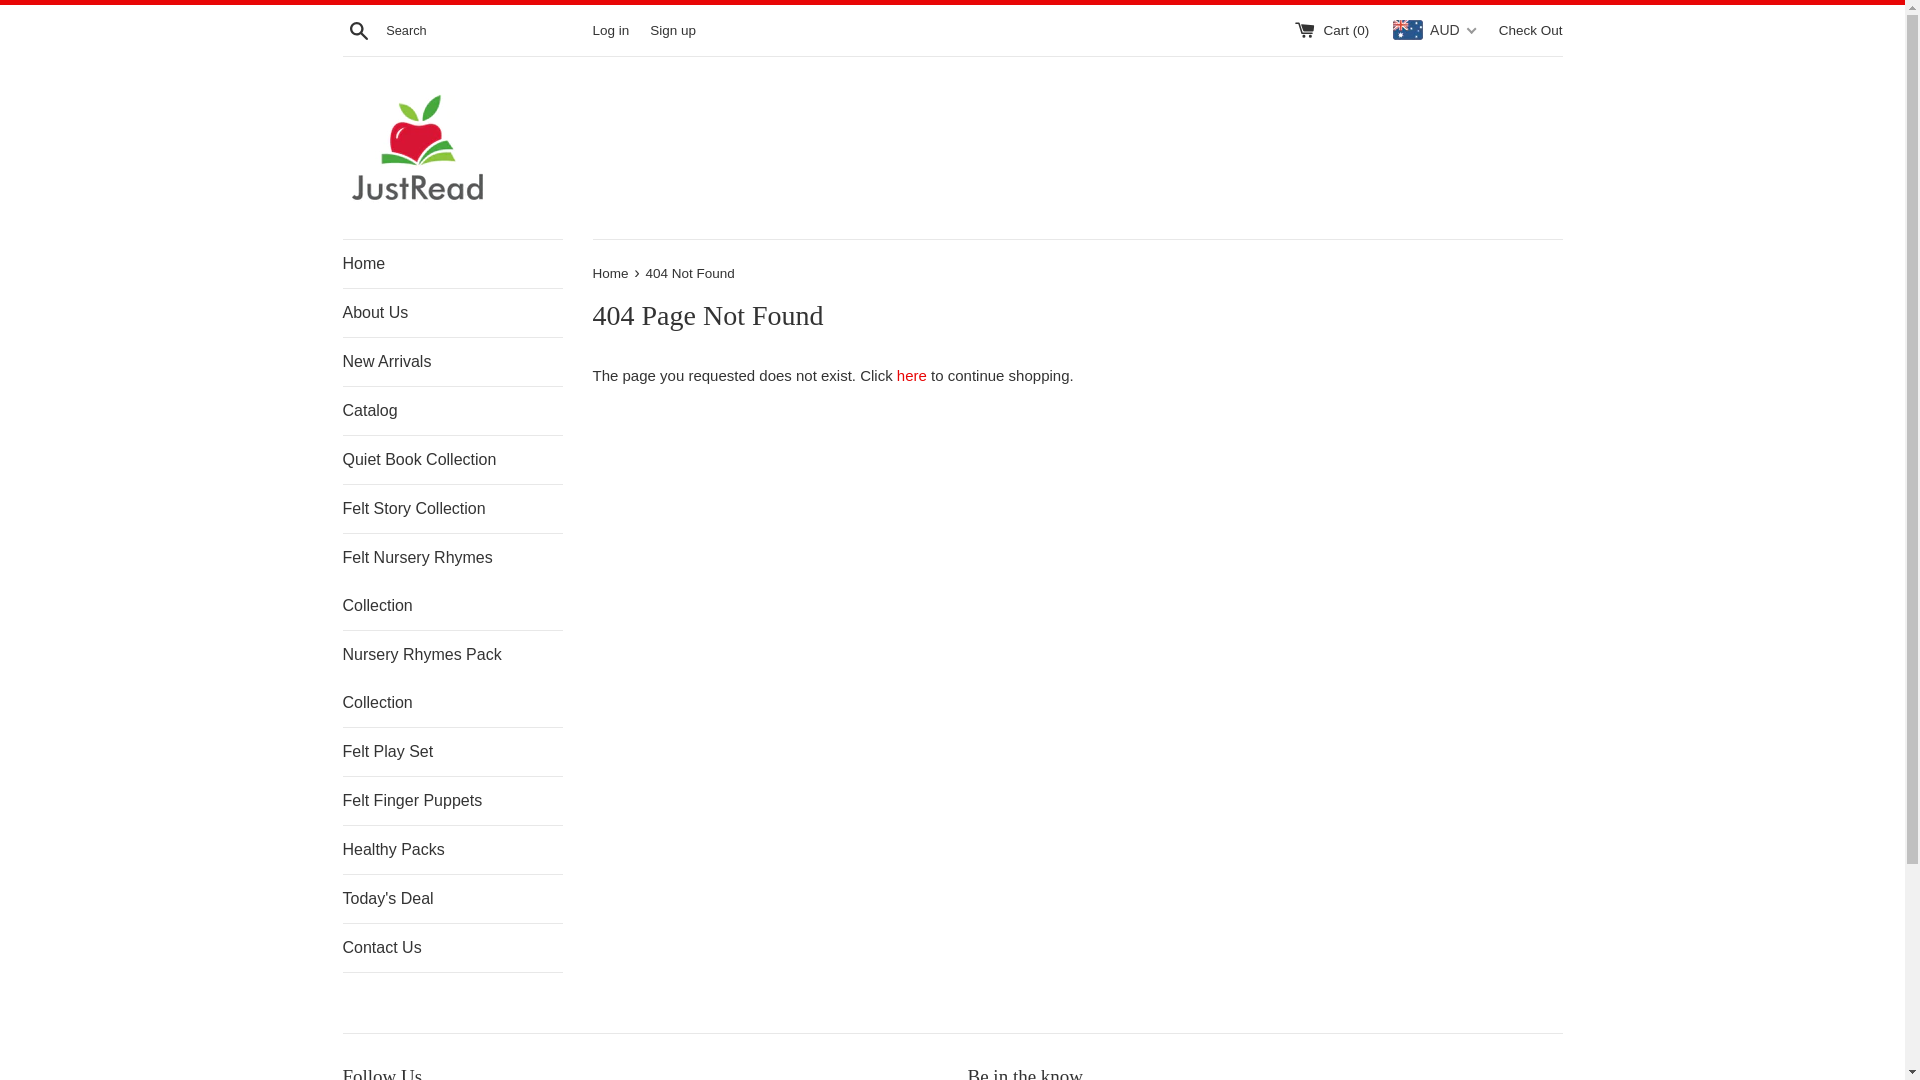  I want to click on 'Today's Deal', so click(450, 897).